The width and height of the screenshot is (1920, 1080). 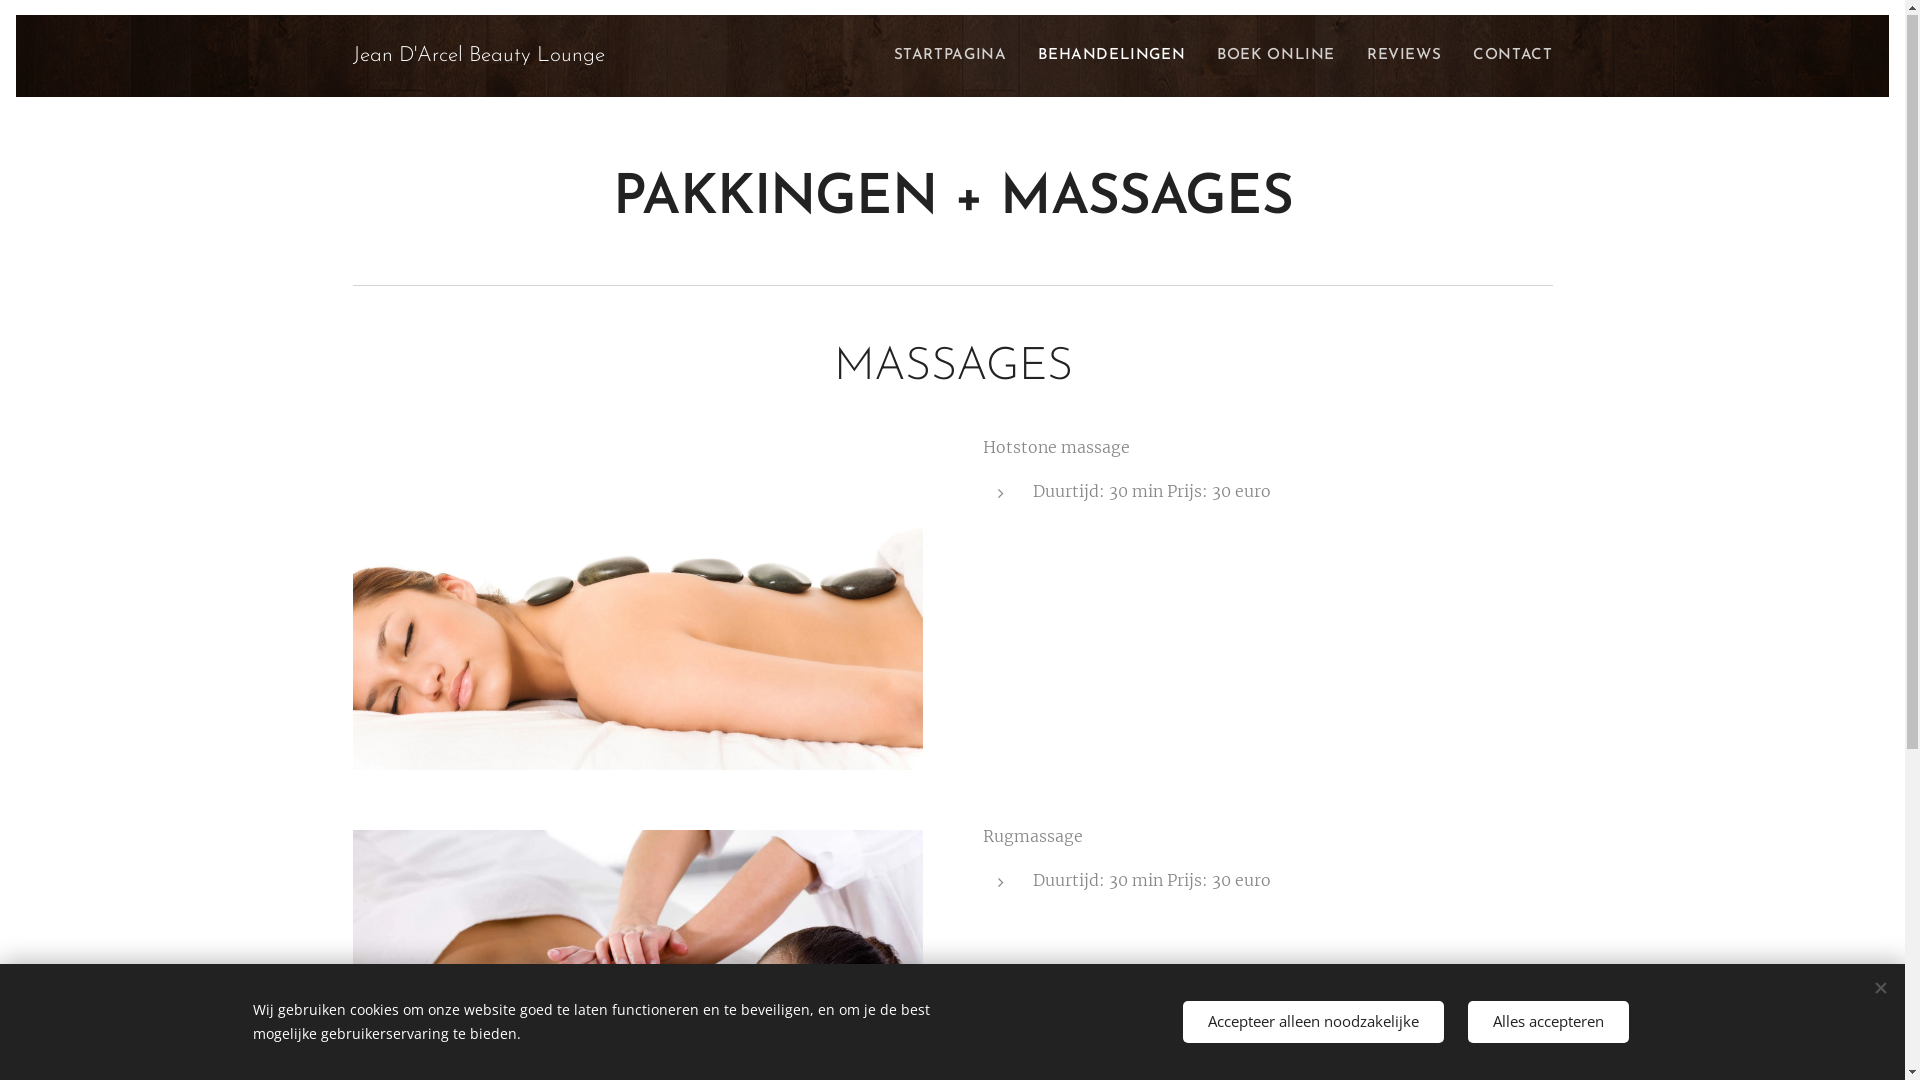 I want to click on 'Alles accepteren', so click(x=1547, y=1022).